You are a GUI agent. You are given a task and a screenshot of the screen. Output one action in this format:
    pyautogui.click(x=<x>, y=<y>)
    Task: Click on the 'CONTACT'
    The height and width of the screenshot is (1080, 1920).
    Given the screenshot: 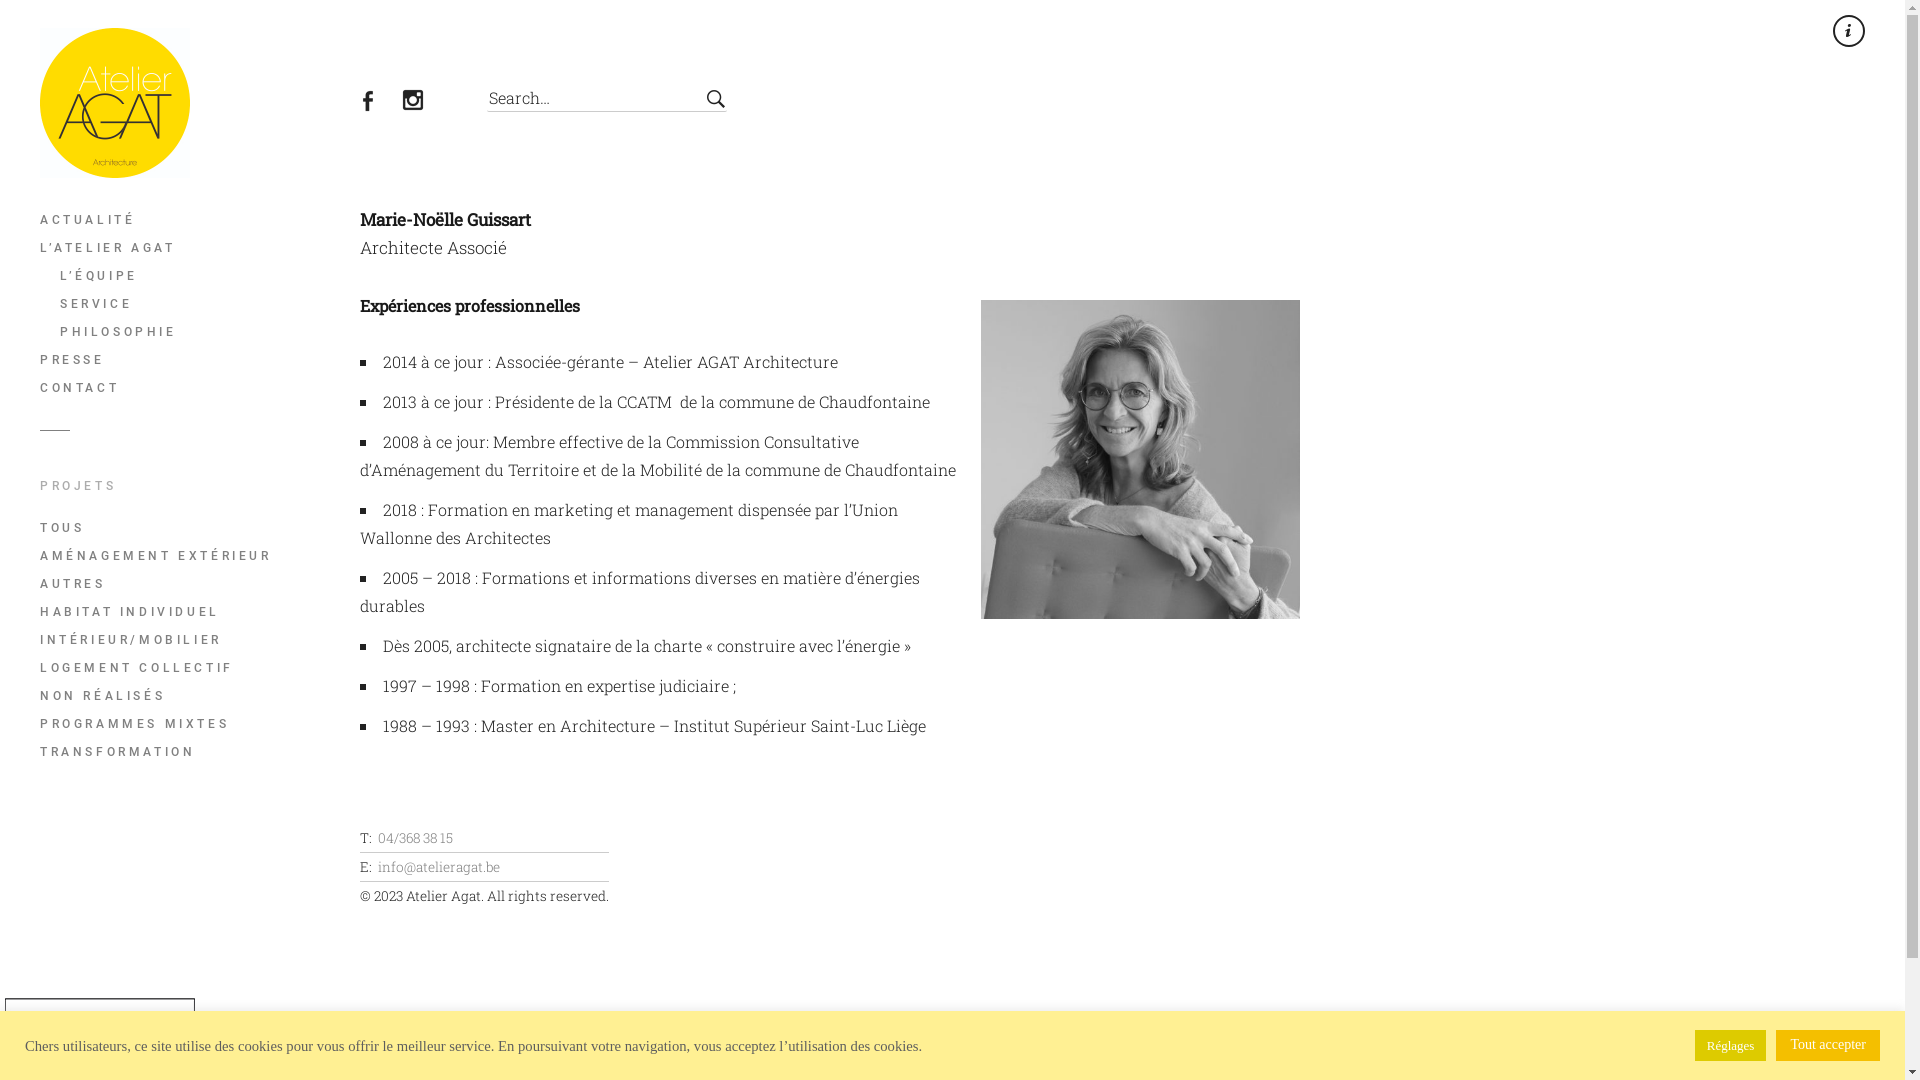 What is the action you would take?
    pyautogui.click(x=39, y=388)
    